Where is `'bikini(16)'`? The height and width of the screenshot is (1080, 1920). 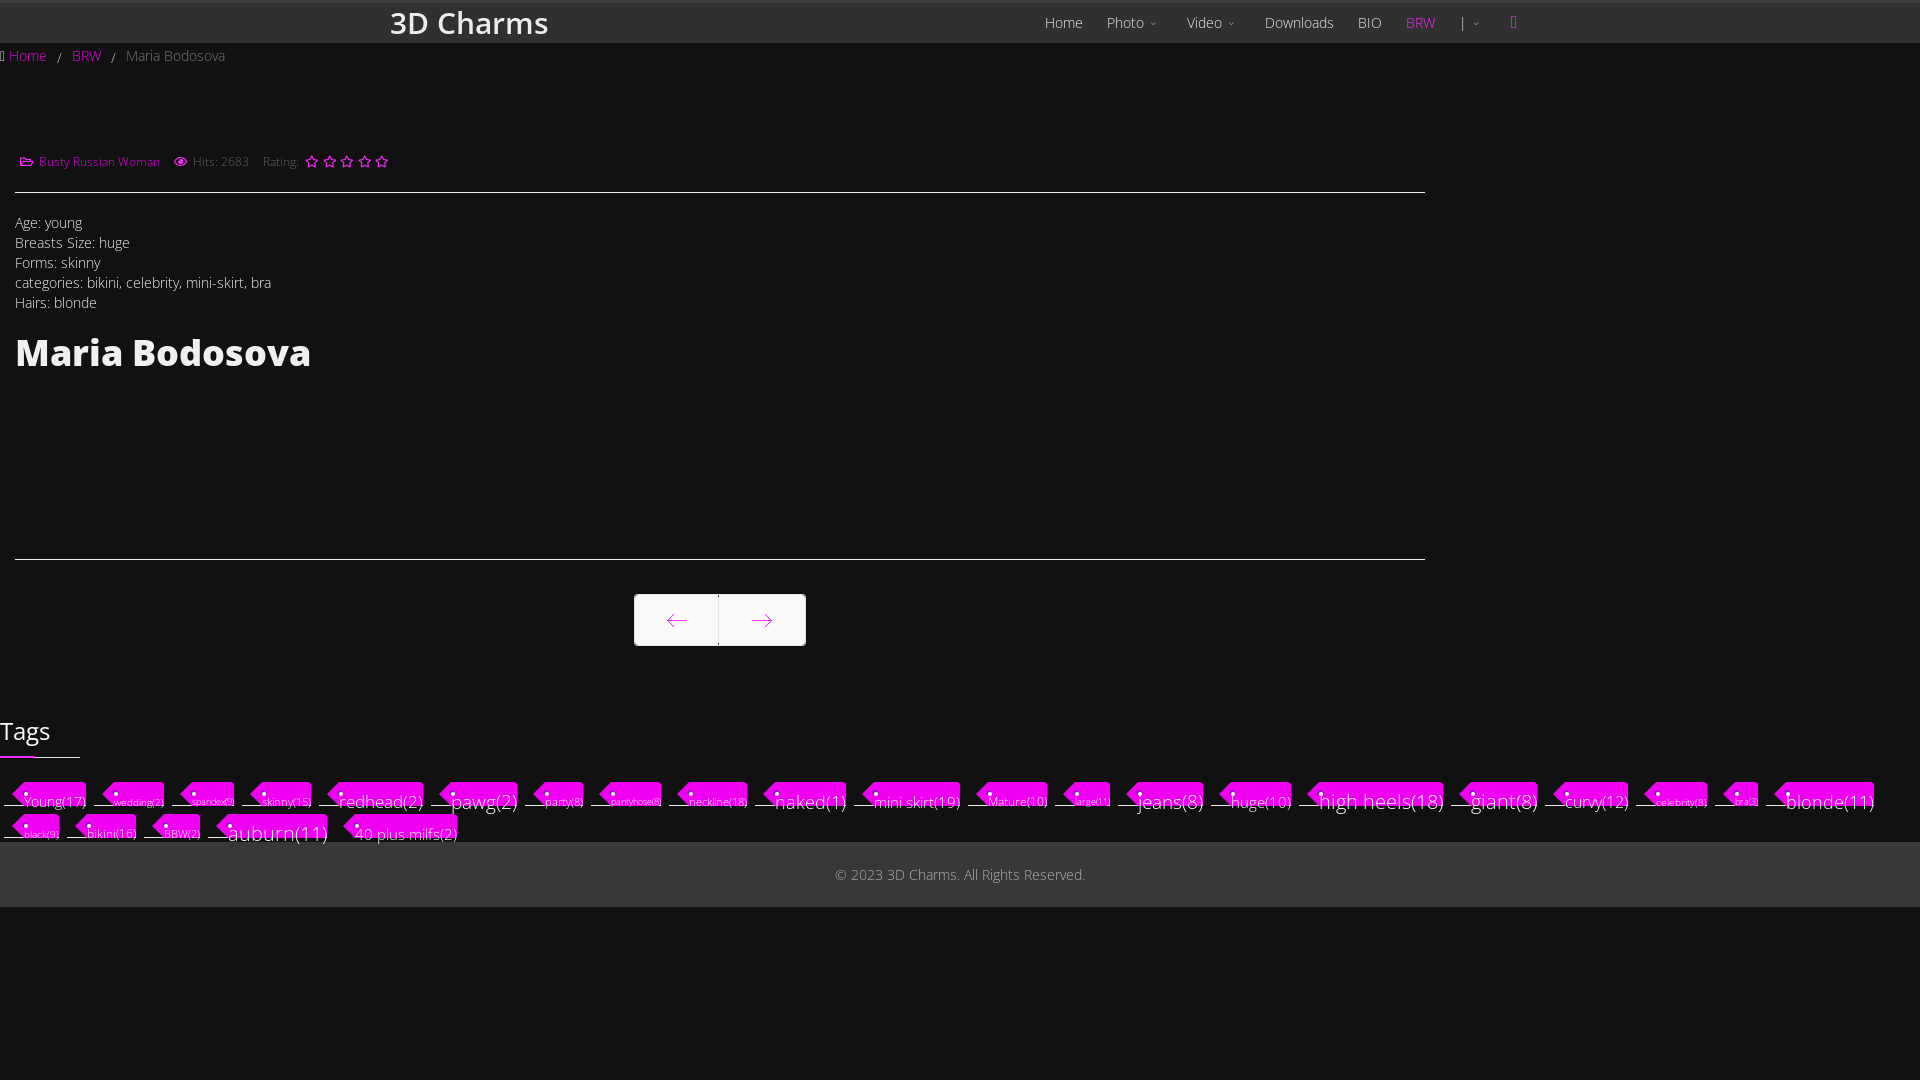
'bikini(16)' is located at coordinates (110, 825).